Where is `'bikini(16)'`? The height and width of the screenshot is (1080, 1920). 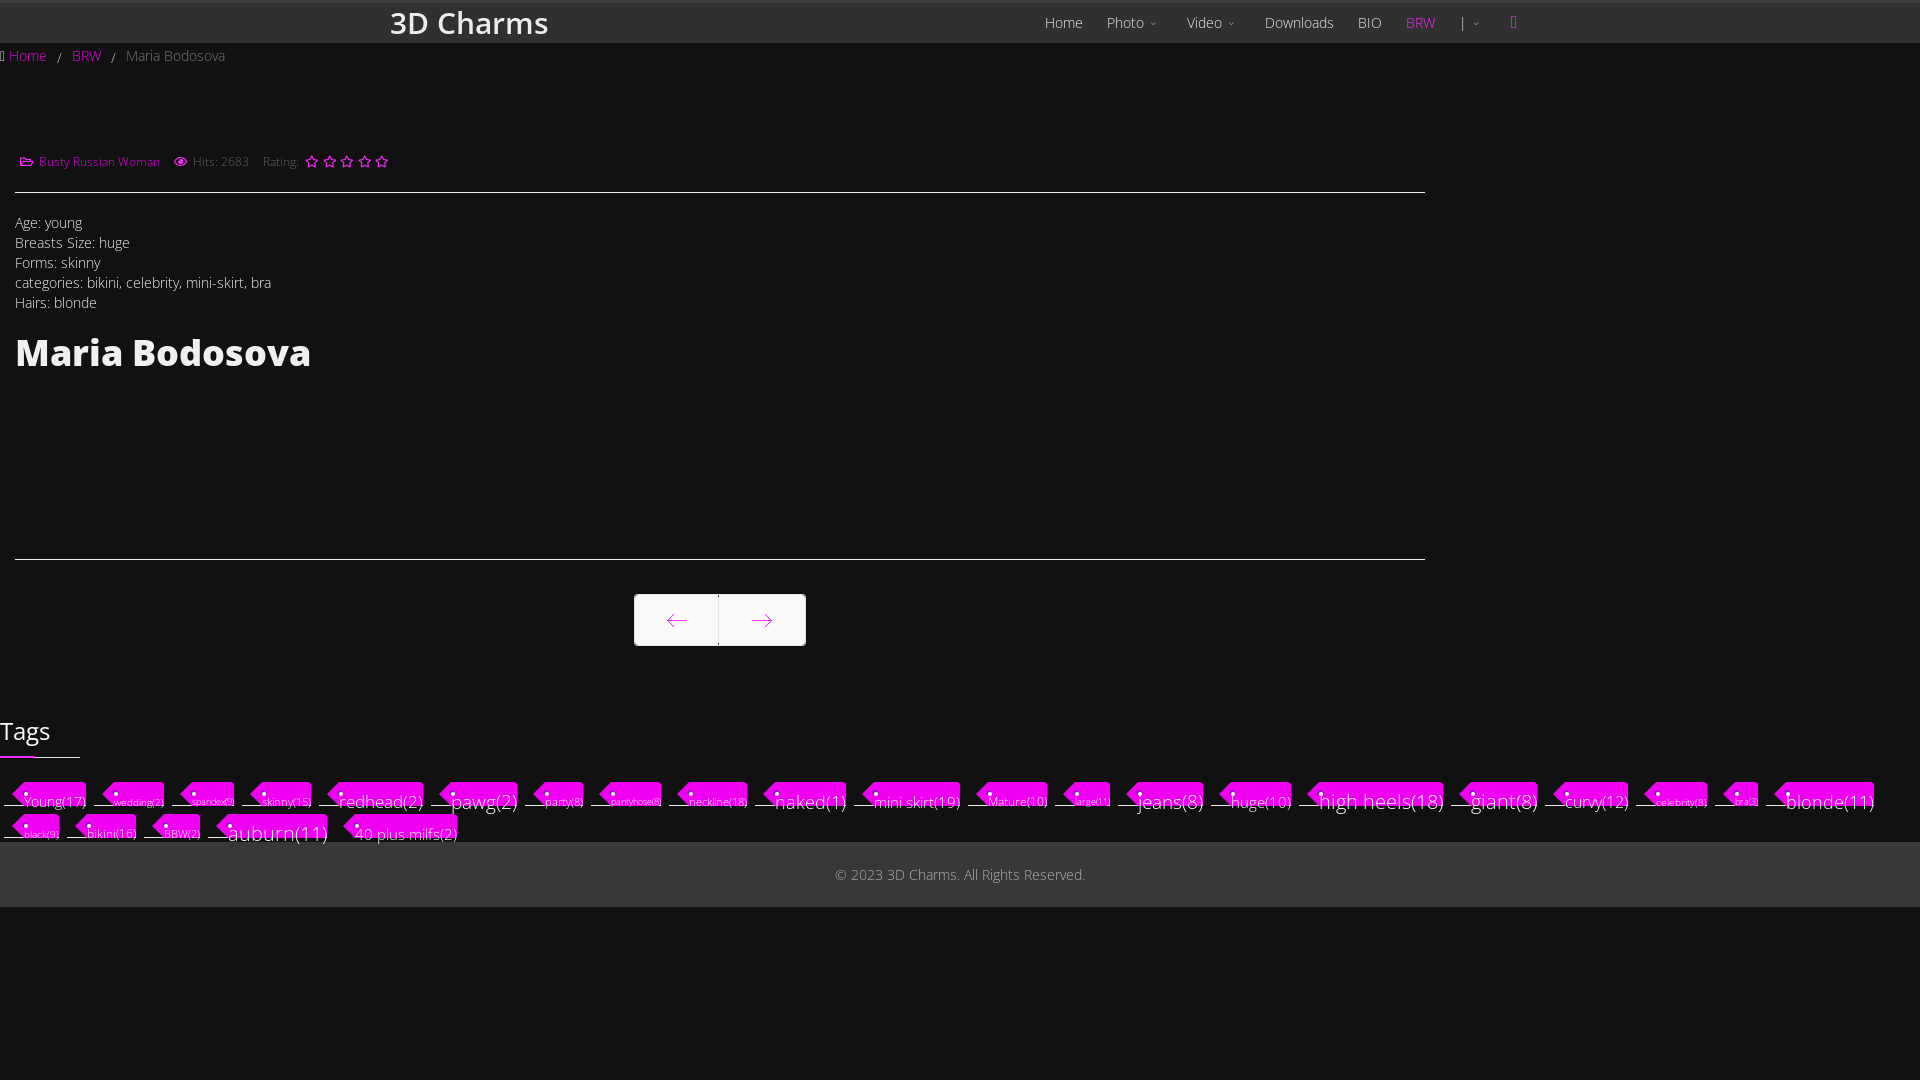
'bikini(16)' is located at coordinates (110, 825).